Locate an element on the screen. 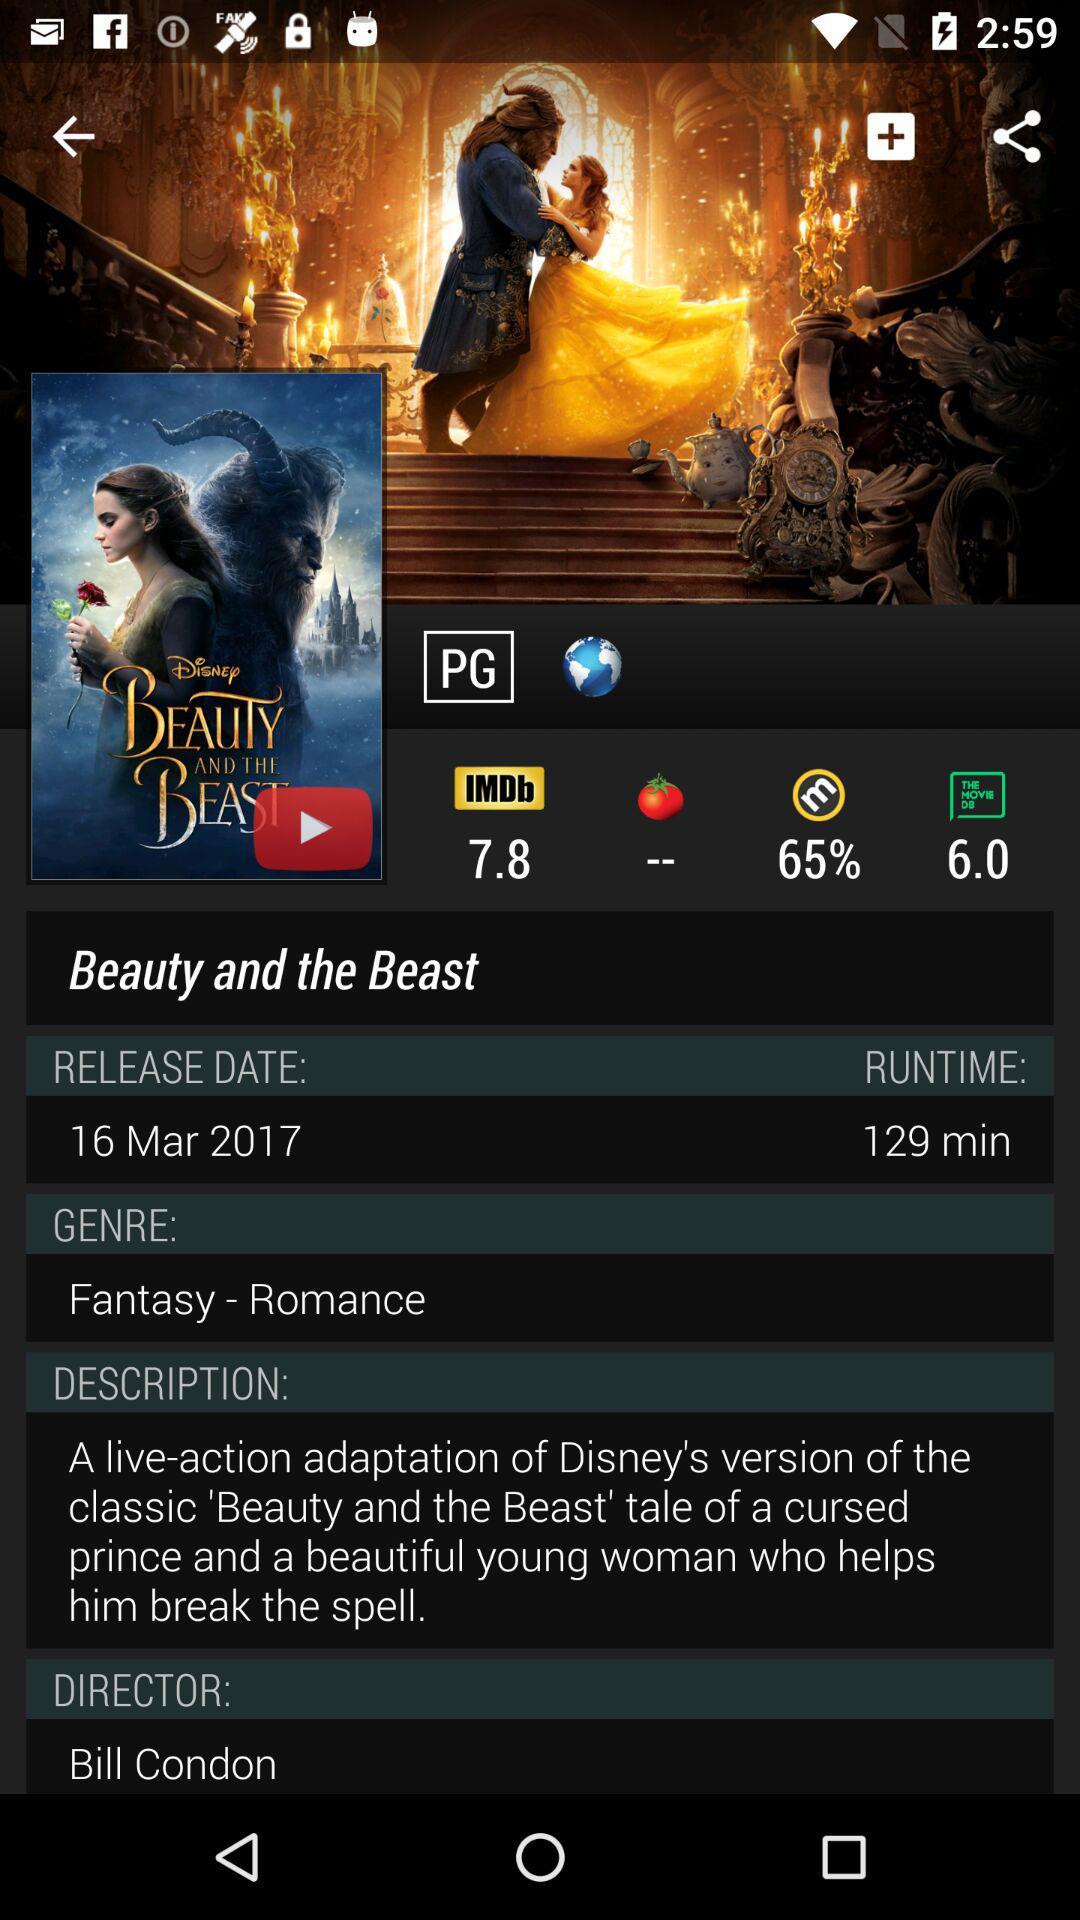 The width and height of the screenshot is (1080, 1920). the youtube symbol is located at coordinates (206, 625).